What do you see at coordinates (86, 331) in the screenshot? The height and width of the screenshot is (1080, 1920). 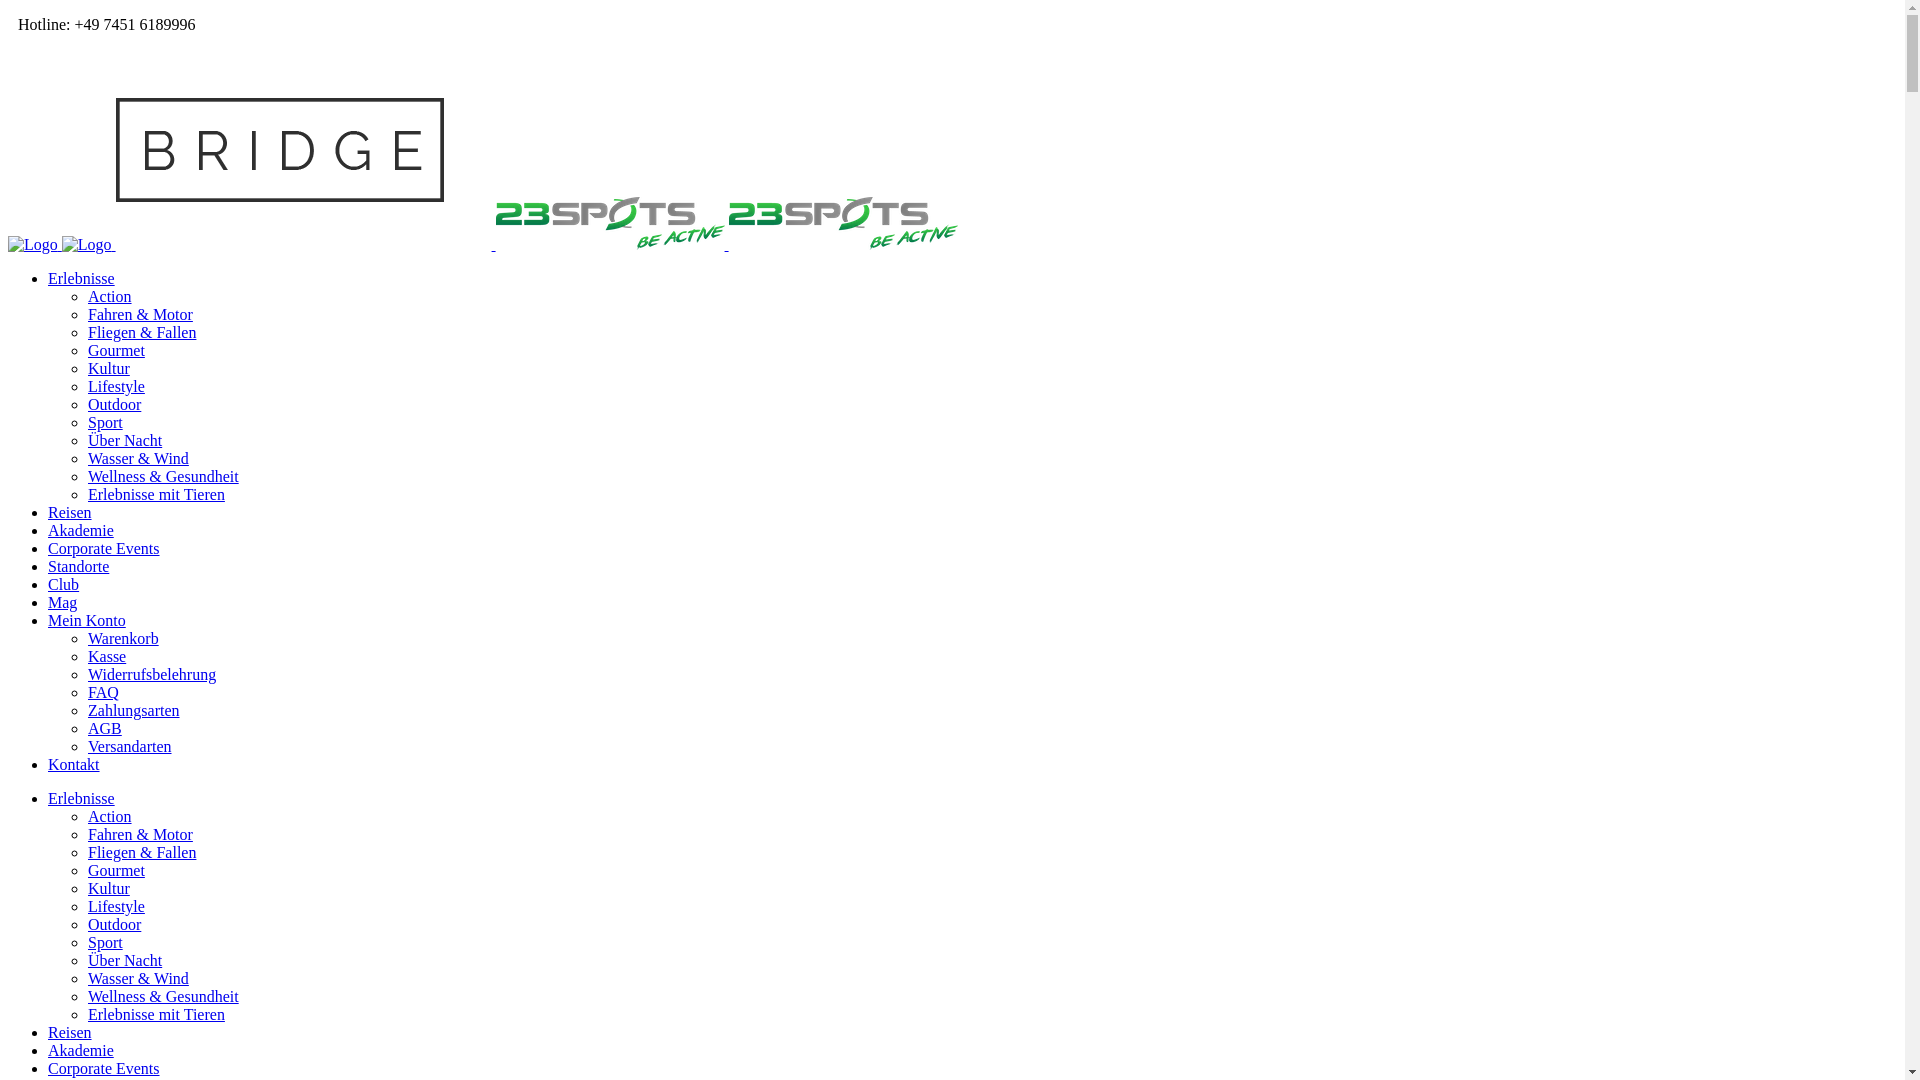 I see `'Fliegen & Fallen'` at bounding box center [86, 331].